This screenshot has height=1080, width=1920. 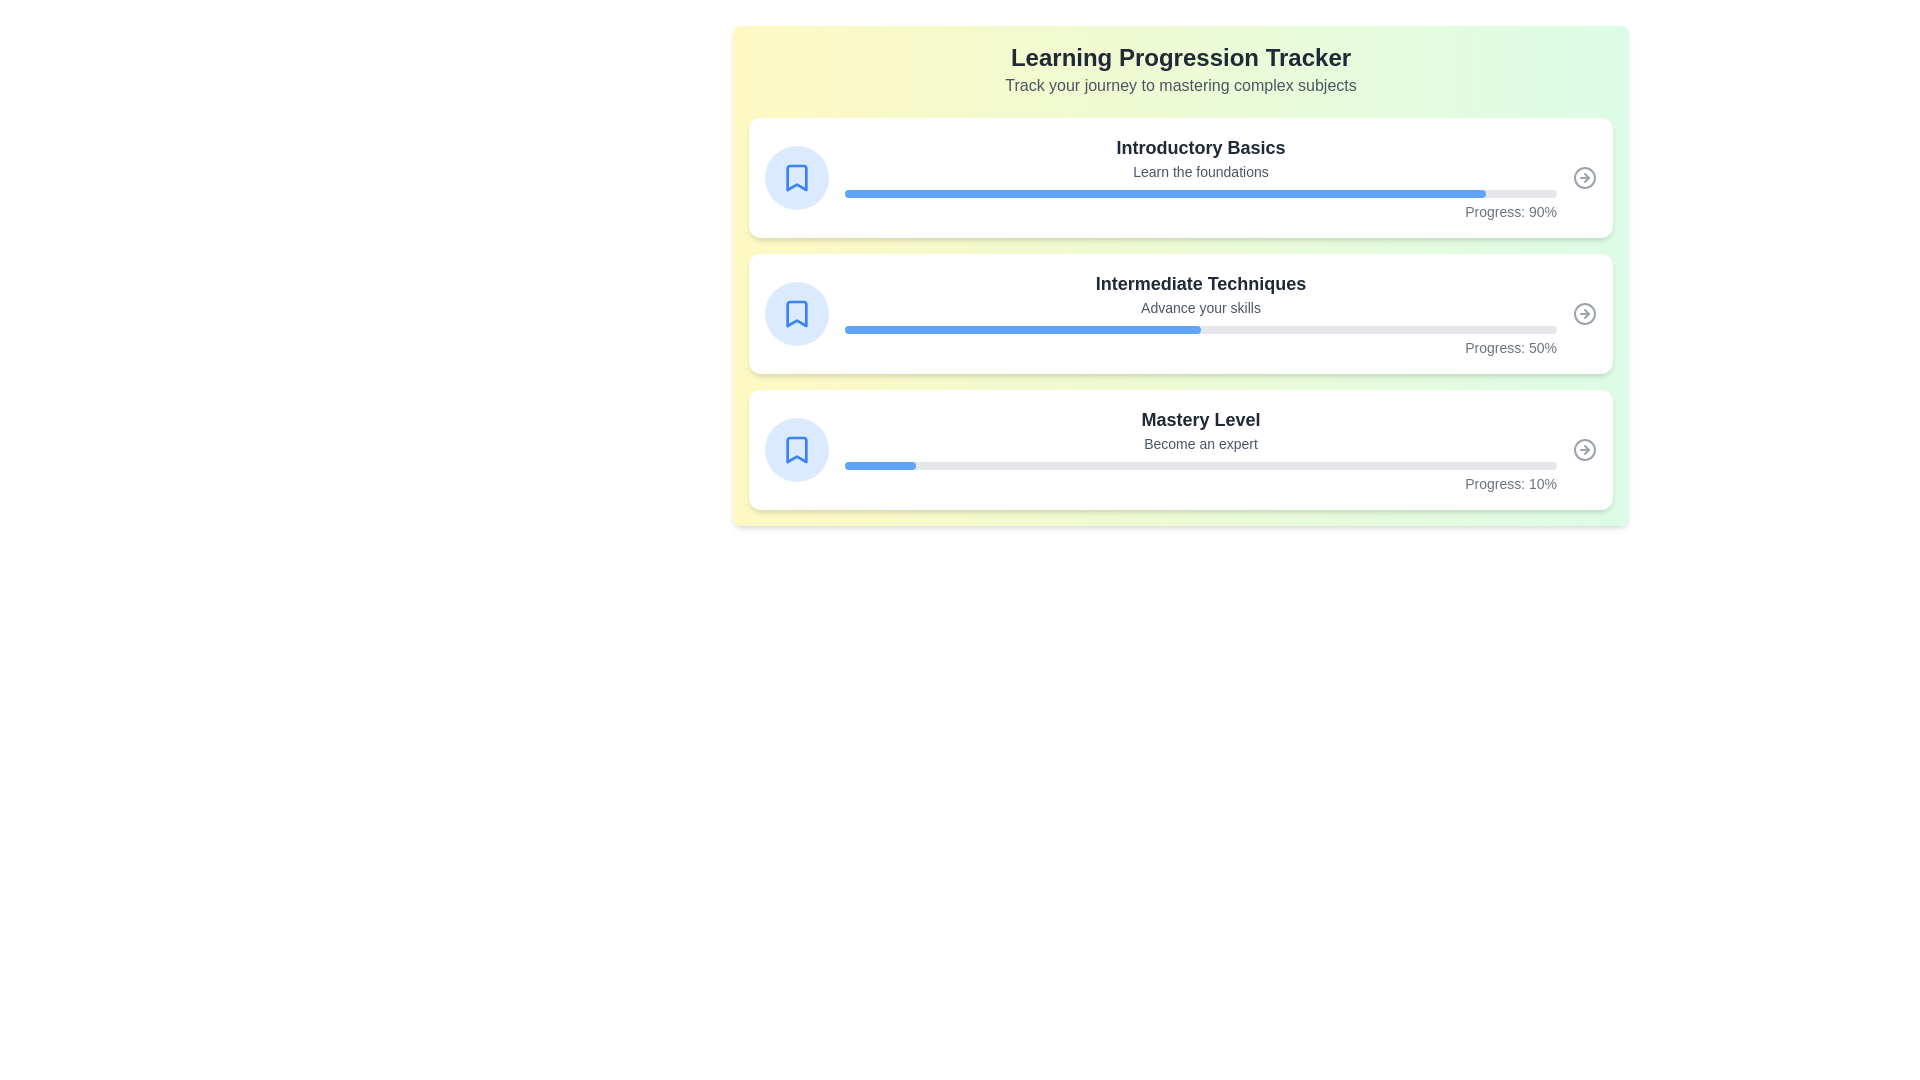 I want to click on the Circular SVG component that encloses the right arrow icon at the right end of the progress bar for the 'Introductory Basics' section, so click(x=1583, y=176).